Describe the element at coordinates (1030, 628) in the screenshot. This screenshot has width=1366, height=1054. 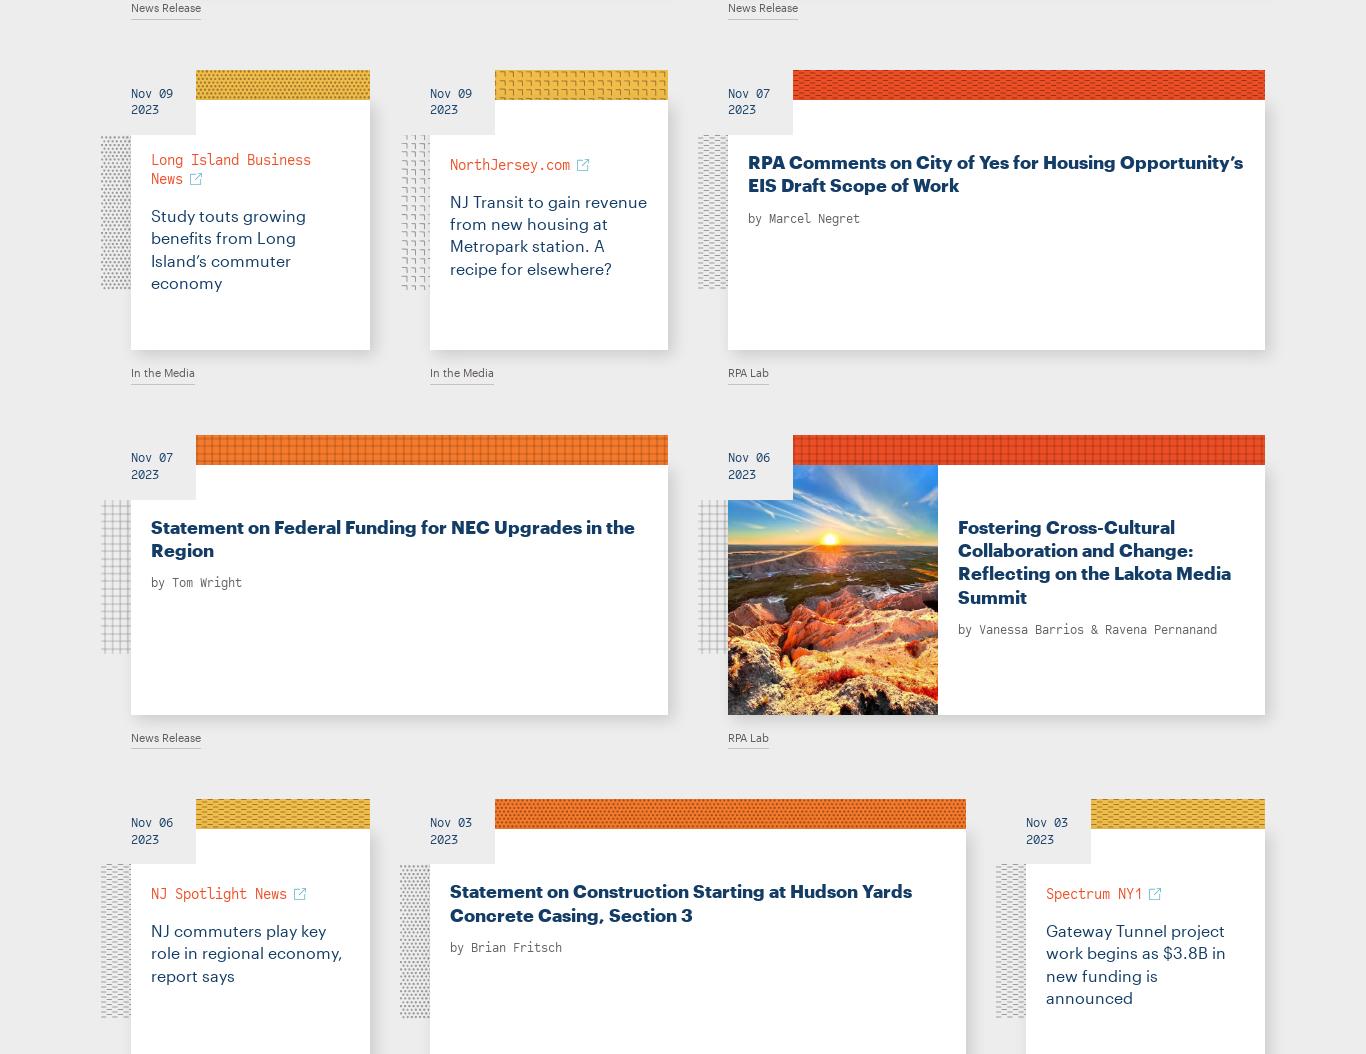
I see `'Vanessa Barrios'` at that location.